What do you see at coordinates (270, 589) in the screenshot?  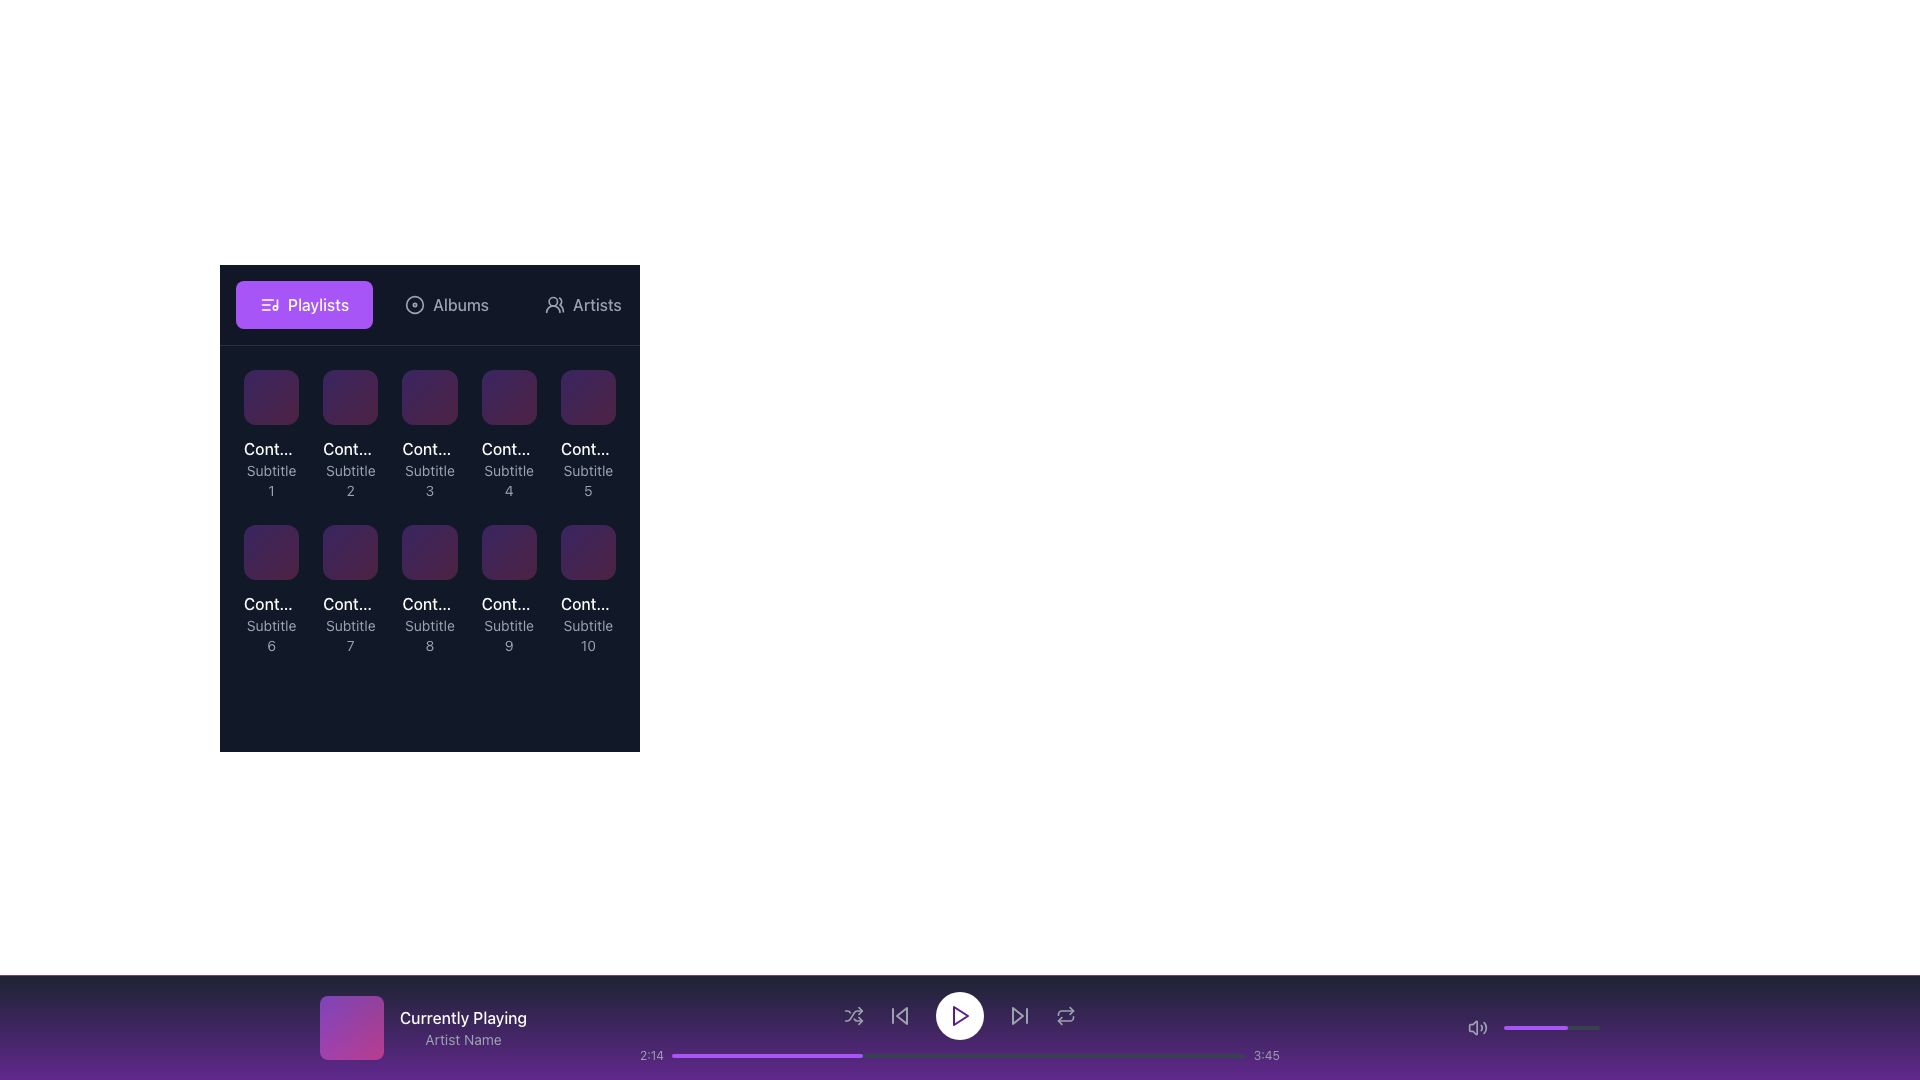 I see `the triangular-shaped play button with a purple gradient background located in the sixth item of the grid in the second row` at bounding box center [270, 589].